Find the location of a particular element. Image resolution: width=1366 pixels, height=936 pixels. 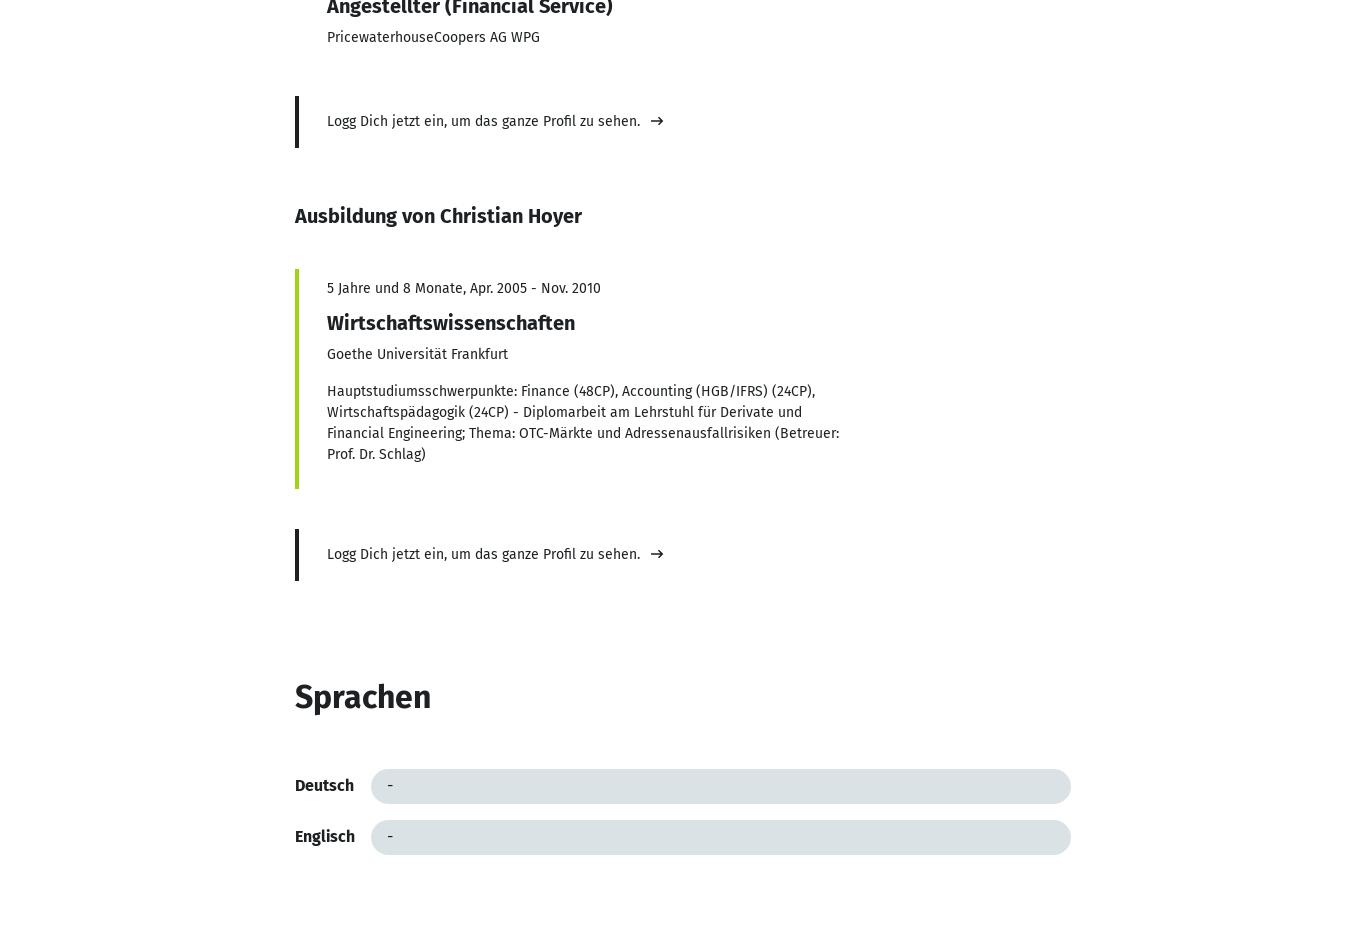

'Englisch' is located at coordinates (324, 836).